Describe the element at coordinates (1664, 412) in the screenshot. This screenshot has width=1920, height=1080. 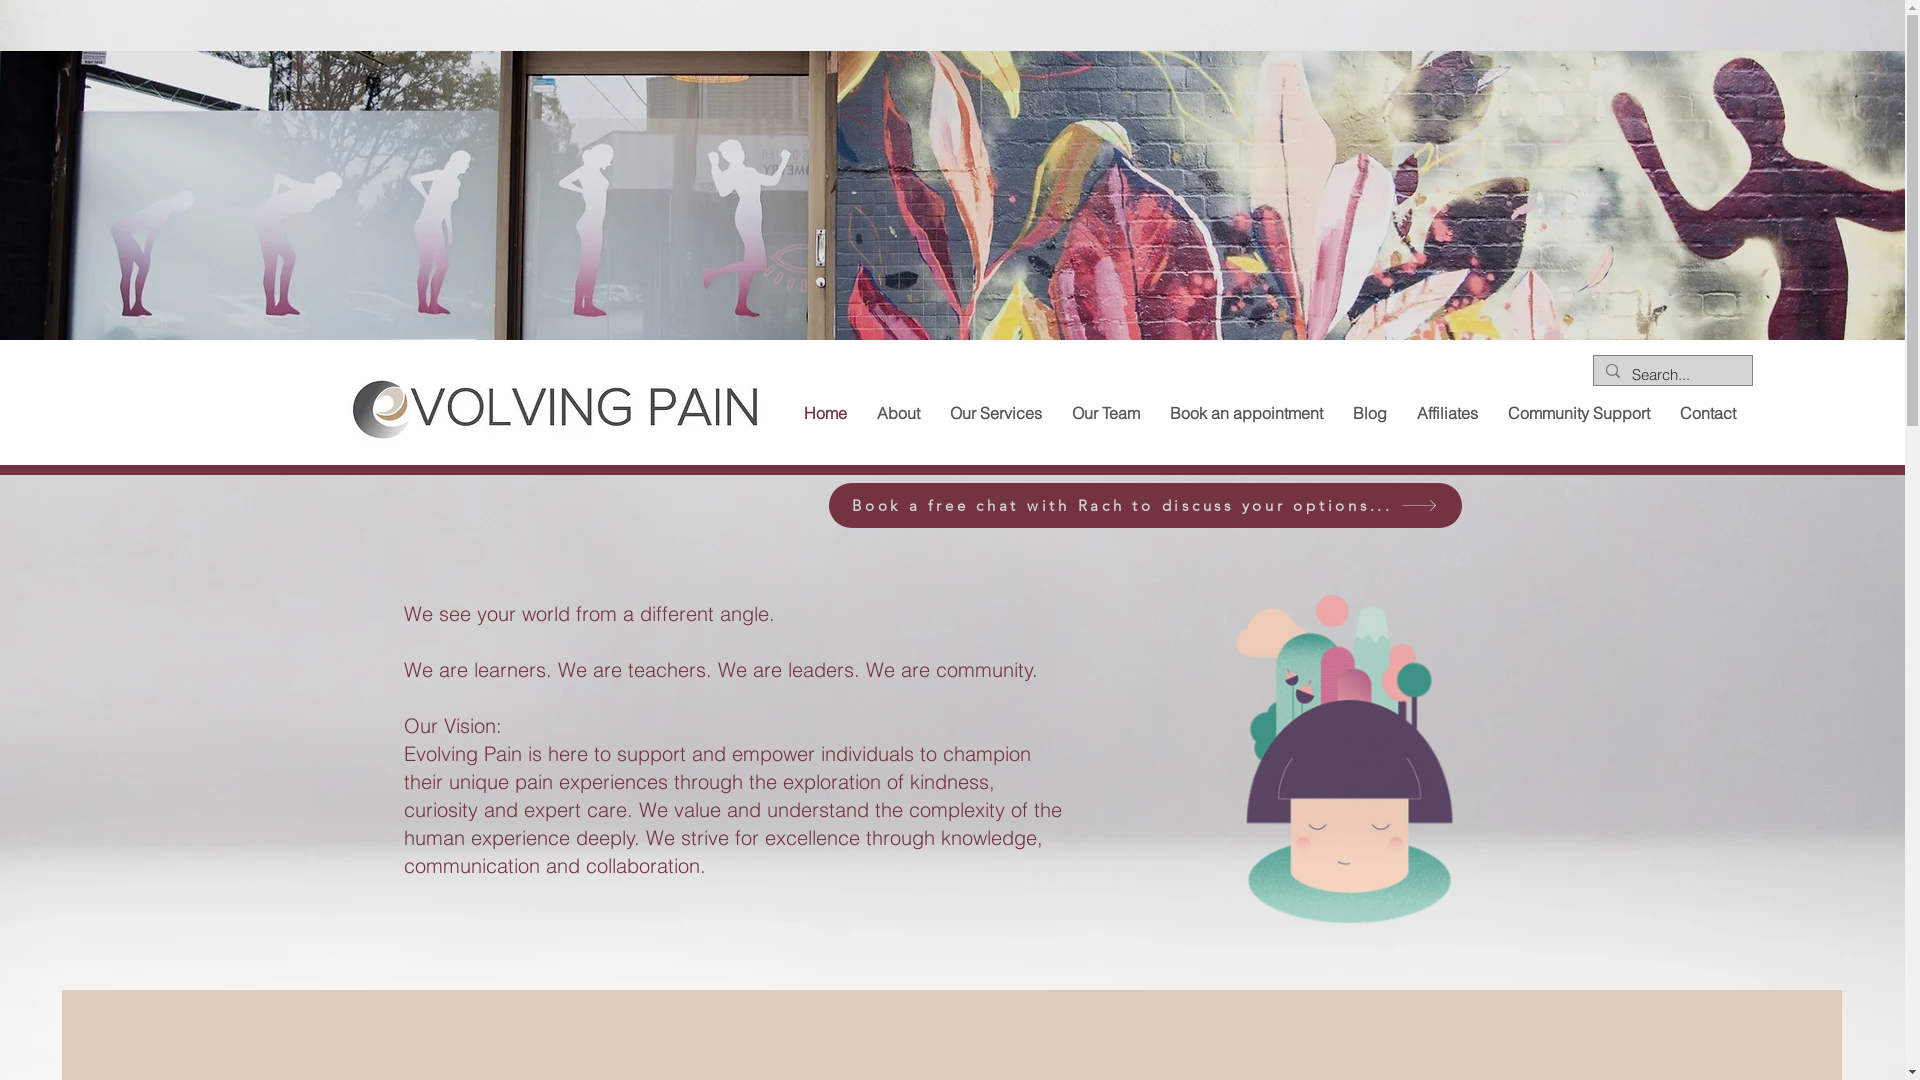
I see `'Contact'` at that location.